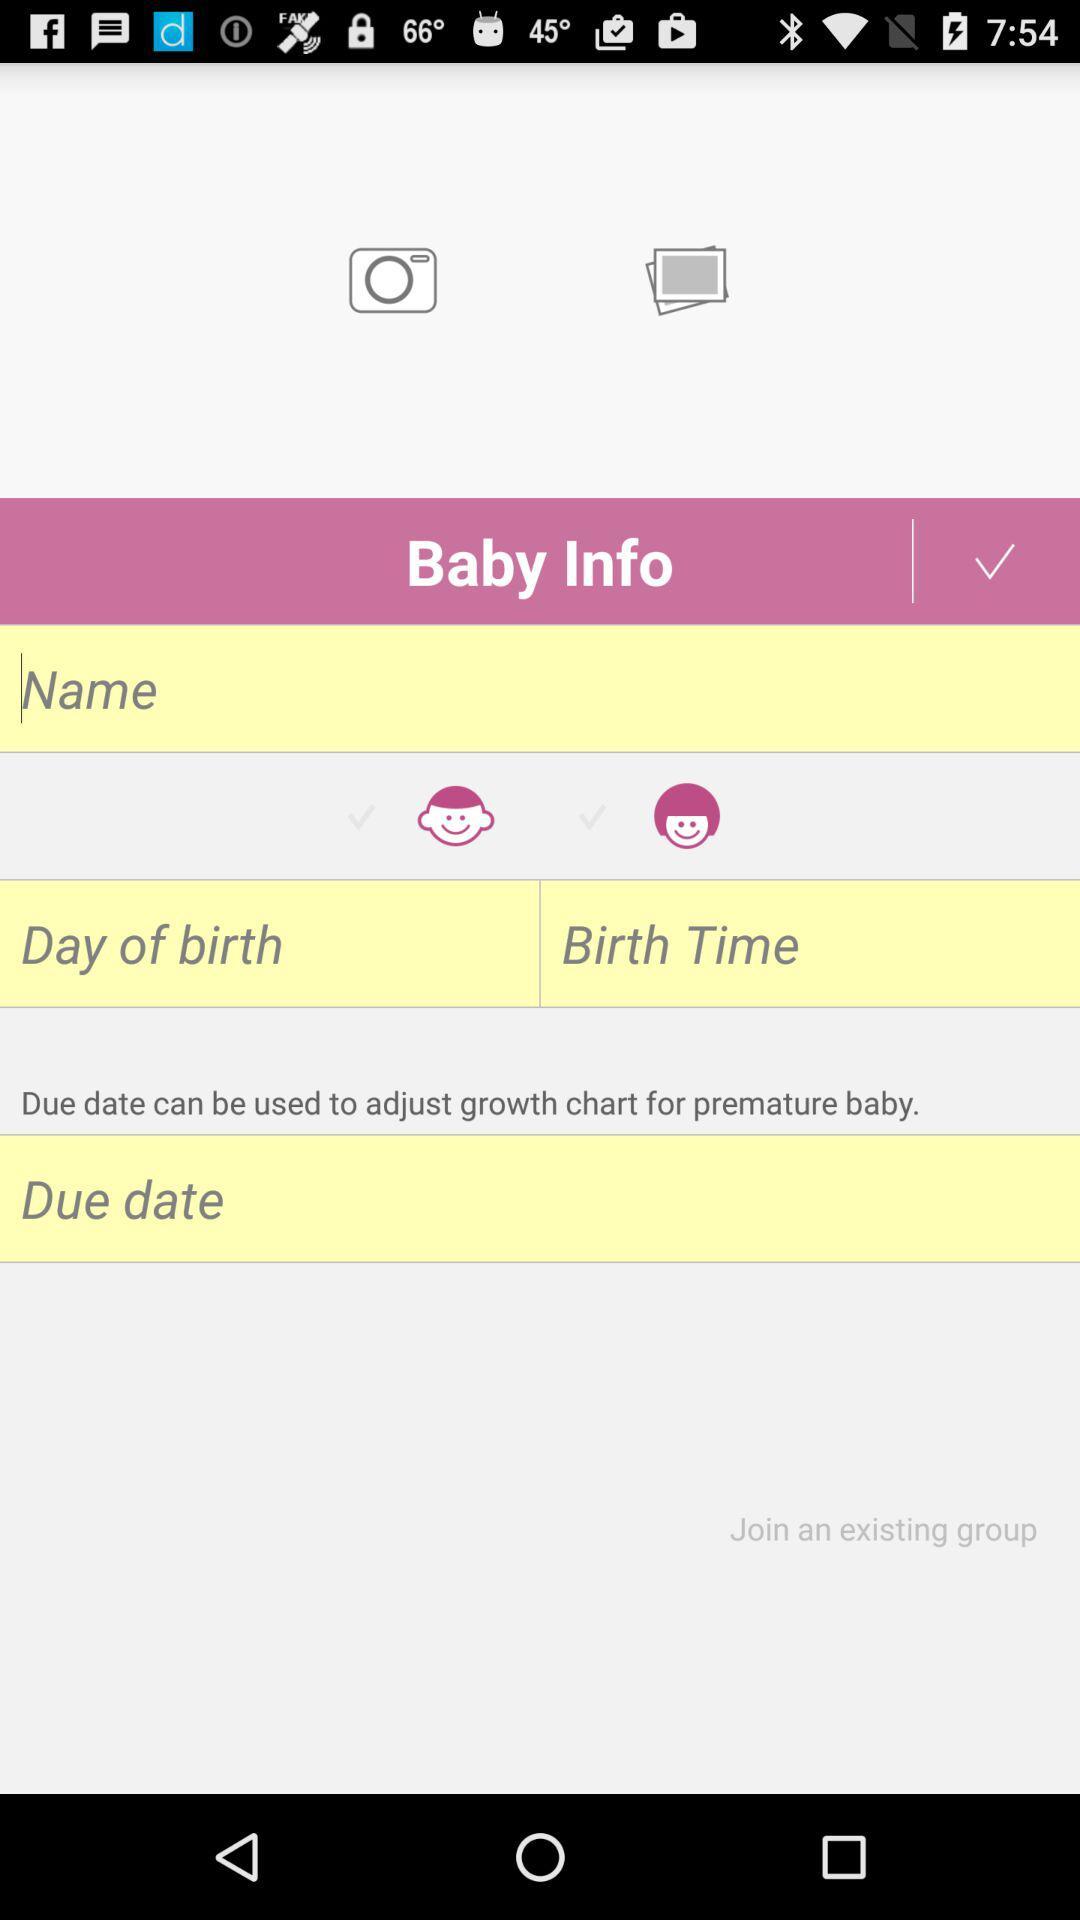 The image size is (1080, 1920). What do you see at coordinates (995, 599) in the screenshot?
I see `the check icon` at bounding box center [995, 599].